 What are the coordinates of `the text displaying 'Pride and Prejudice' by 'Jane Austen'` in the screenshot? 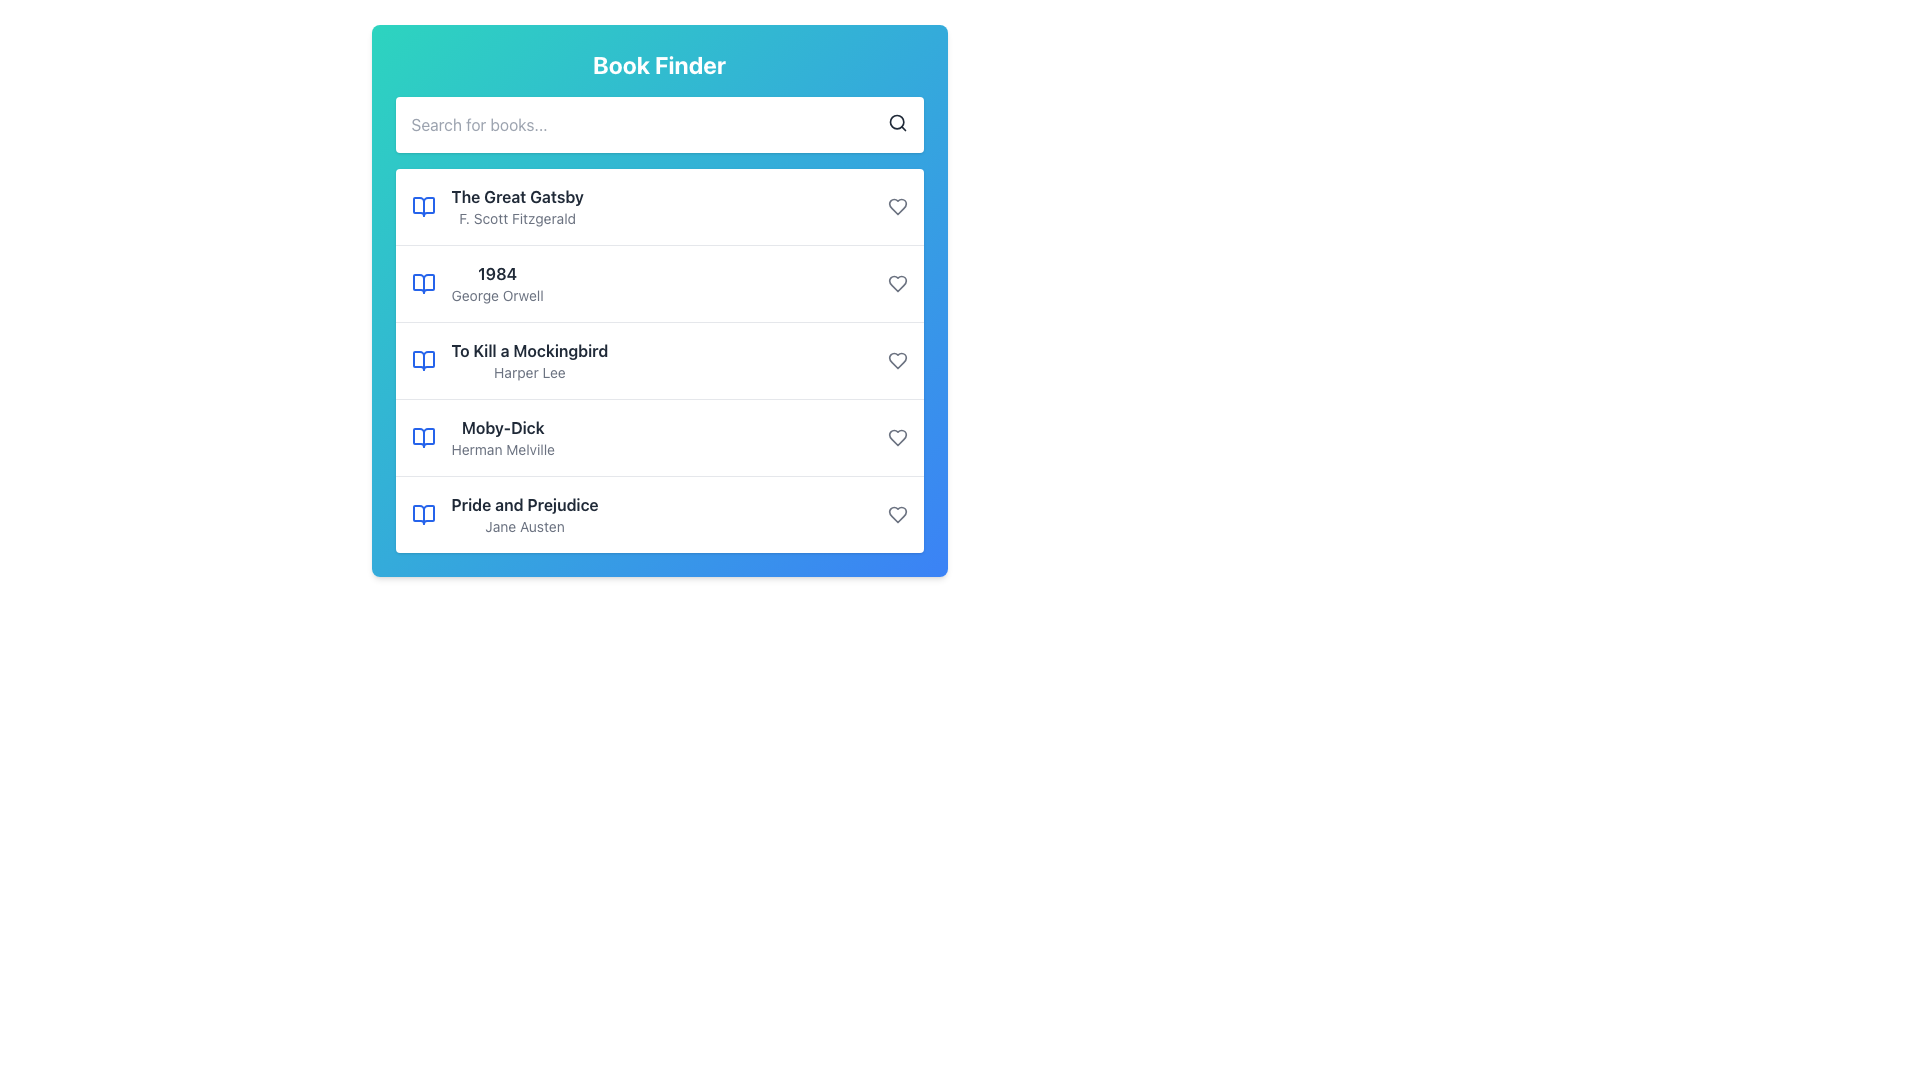 It's located at (525, 514).